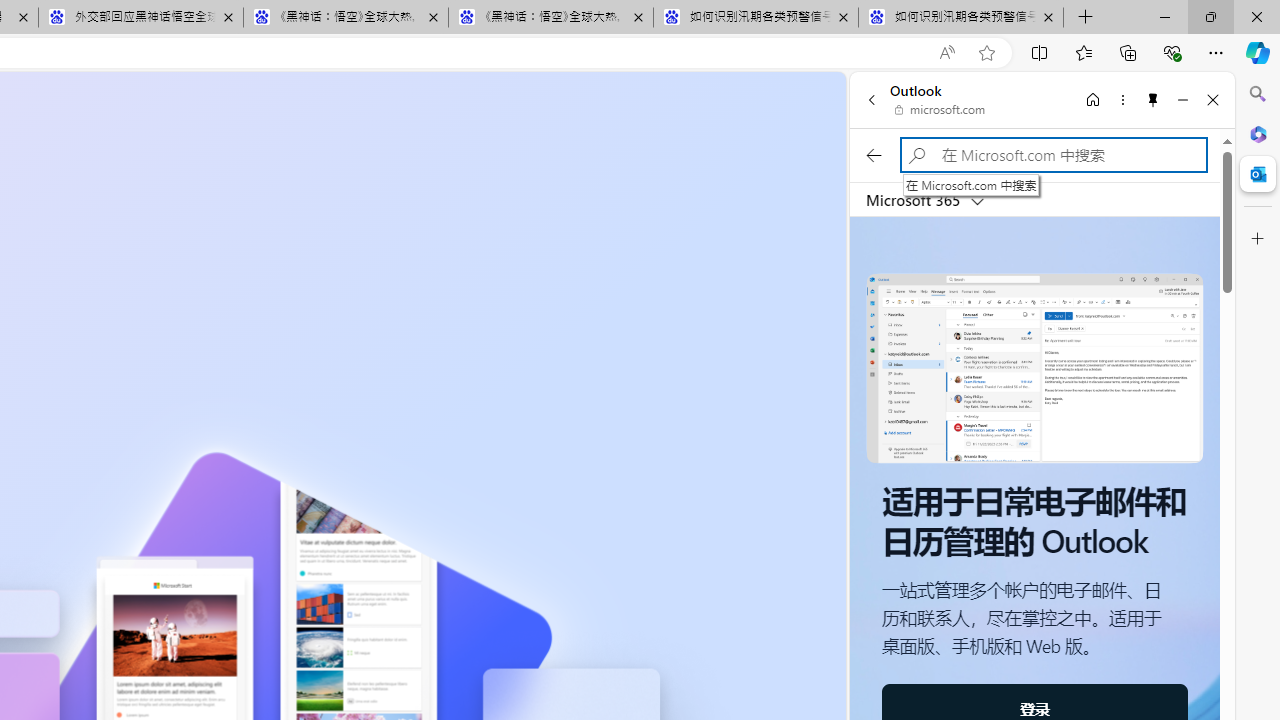  Describe the element at coordinates (1153, 99) in the screenshot. I see `'Unpin side pane'` at that location.